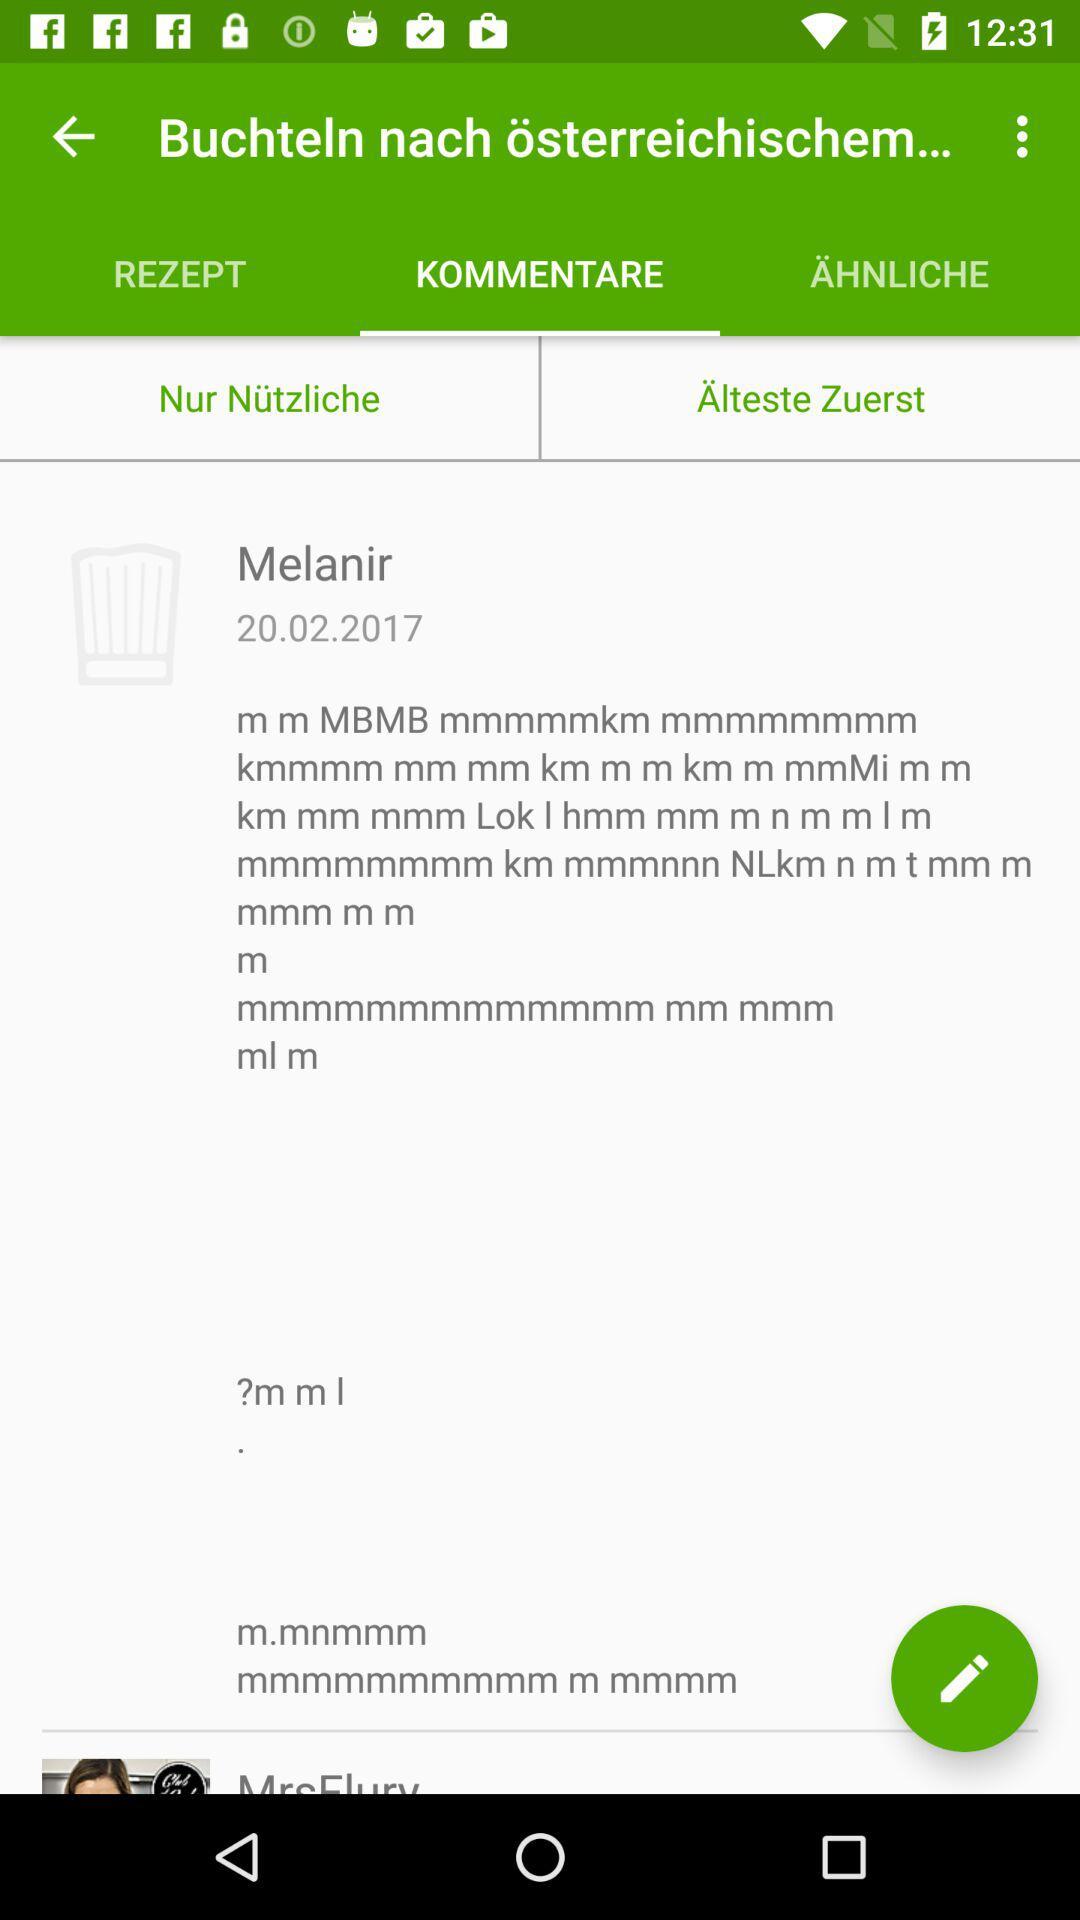 The width and height of the screenshot is (1080, 1920). Describe the element at coordinates (963, 1678) in the screenshot. I see `write your tesxt` at that location.